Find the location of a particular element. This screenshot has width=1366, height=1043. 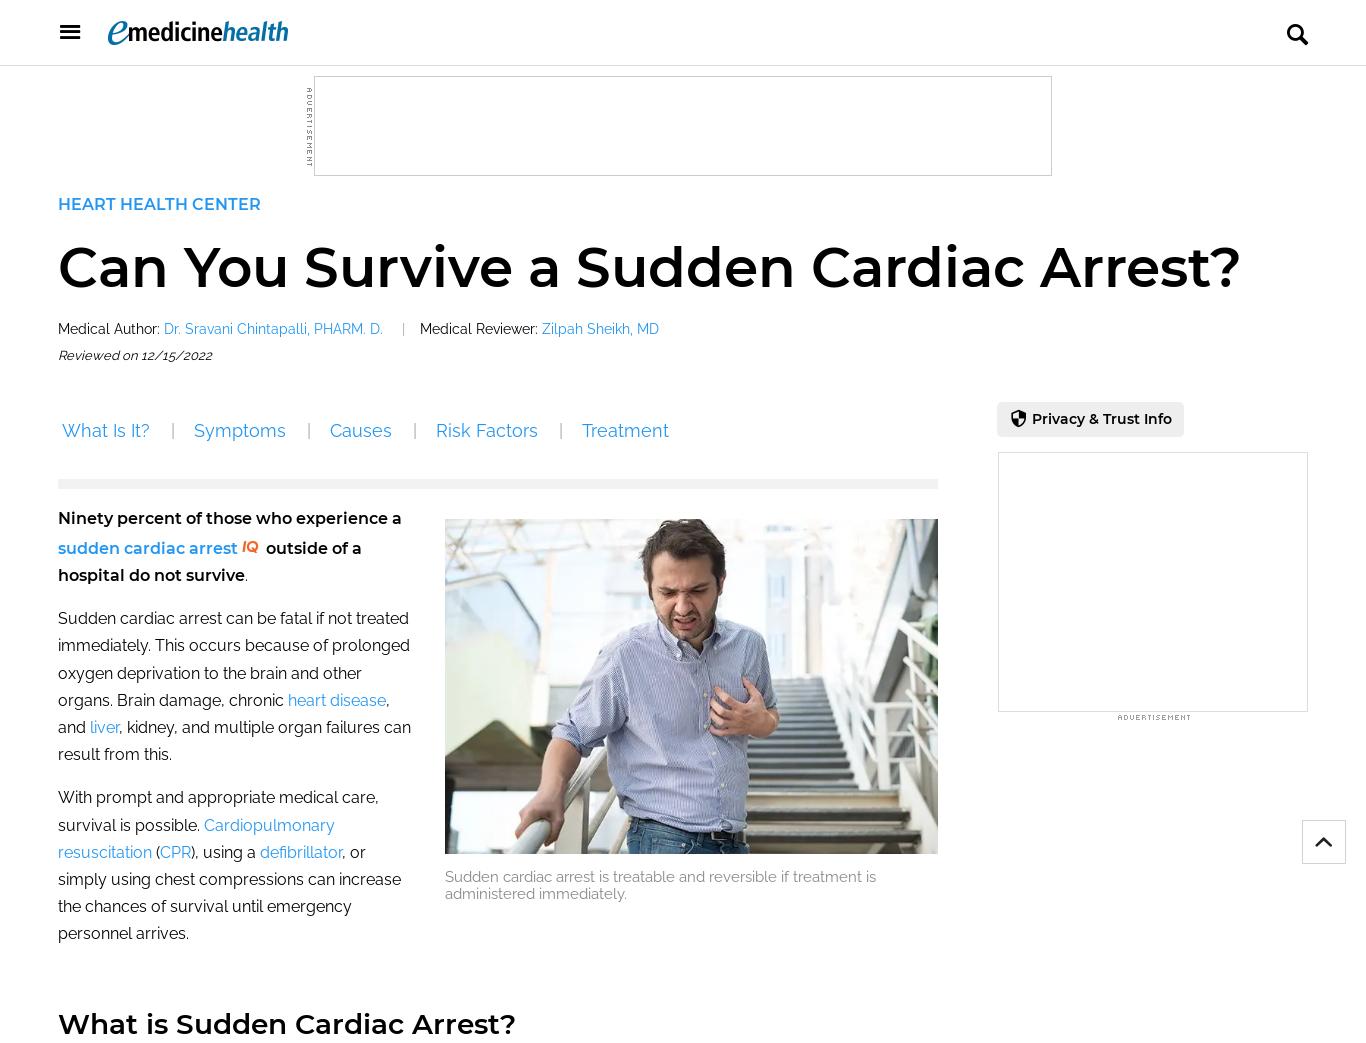

'outside of a hospital do not survive' is located at coordinates (208, 561).